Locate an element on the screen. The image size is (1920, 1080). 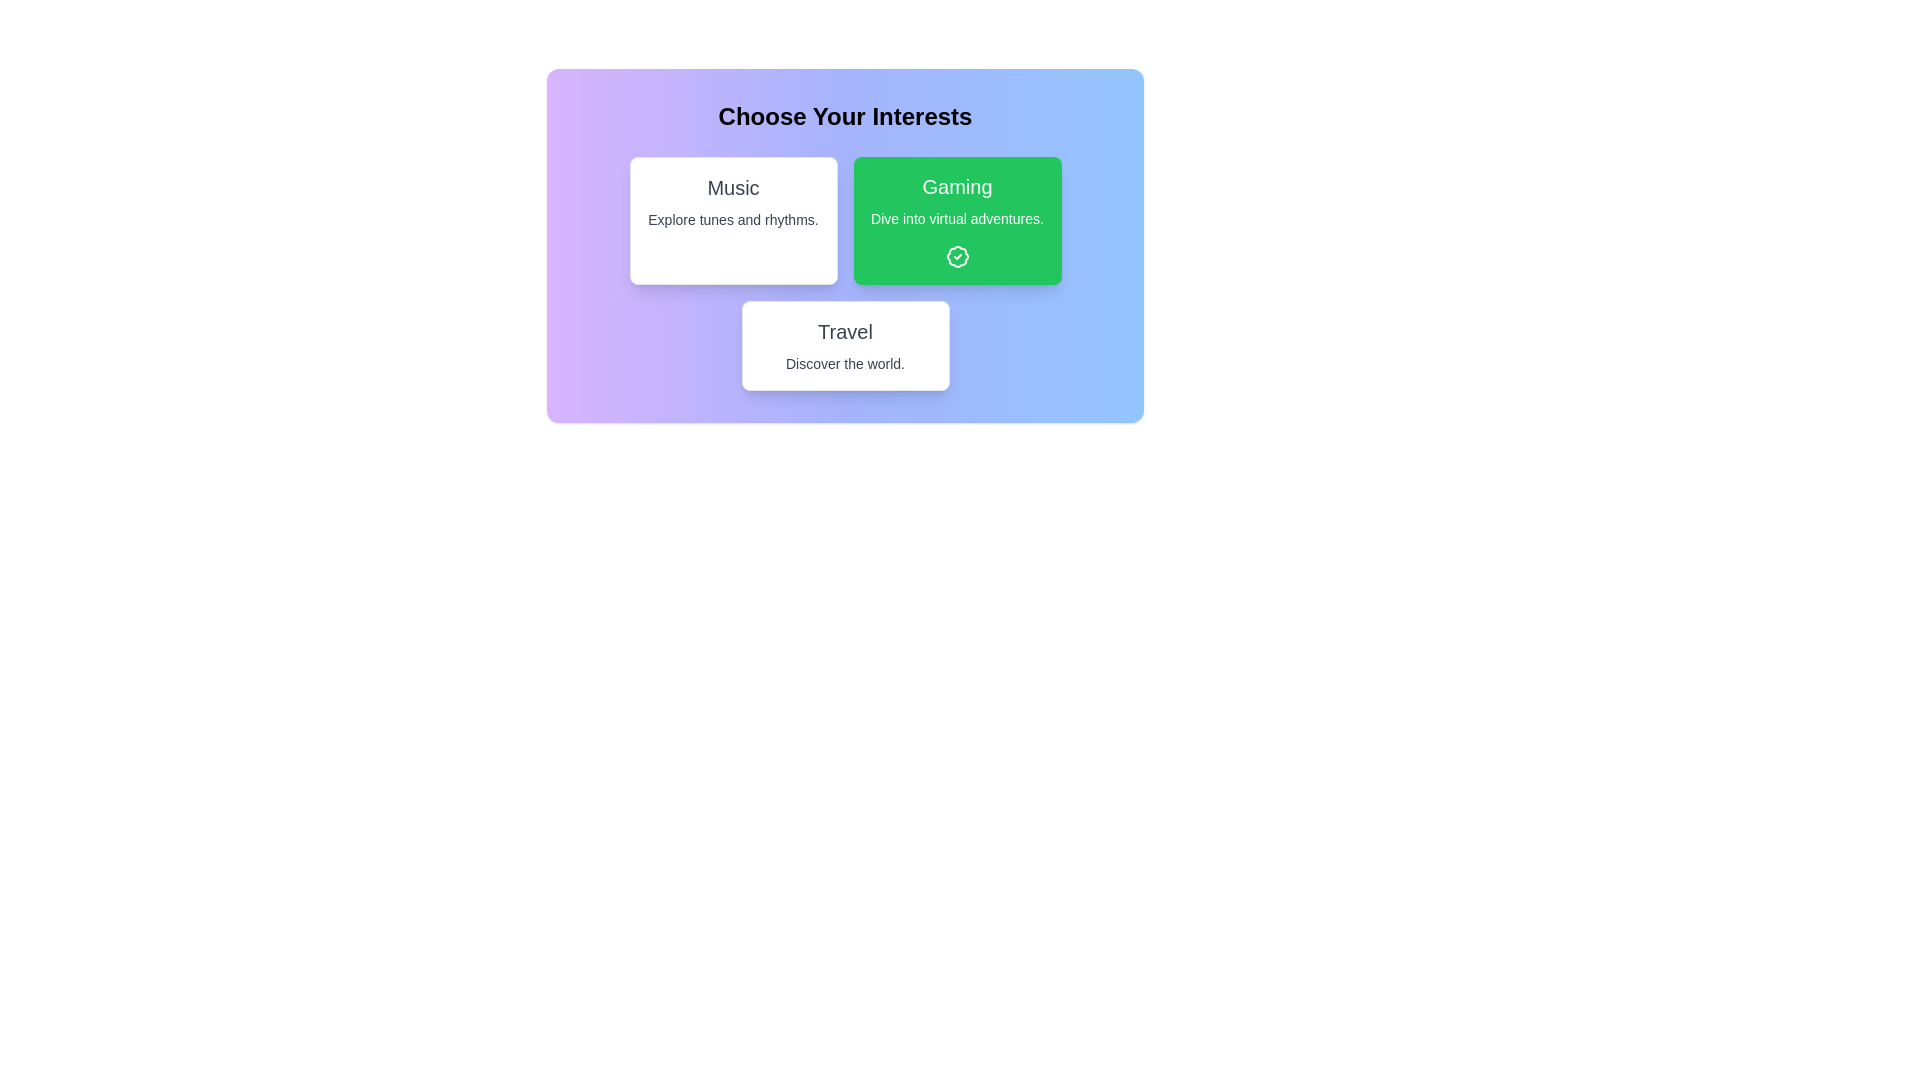
the interest card labeled 'Gaming' to observe the visual feedback is located at coordinates (956, 220).